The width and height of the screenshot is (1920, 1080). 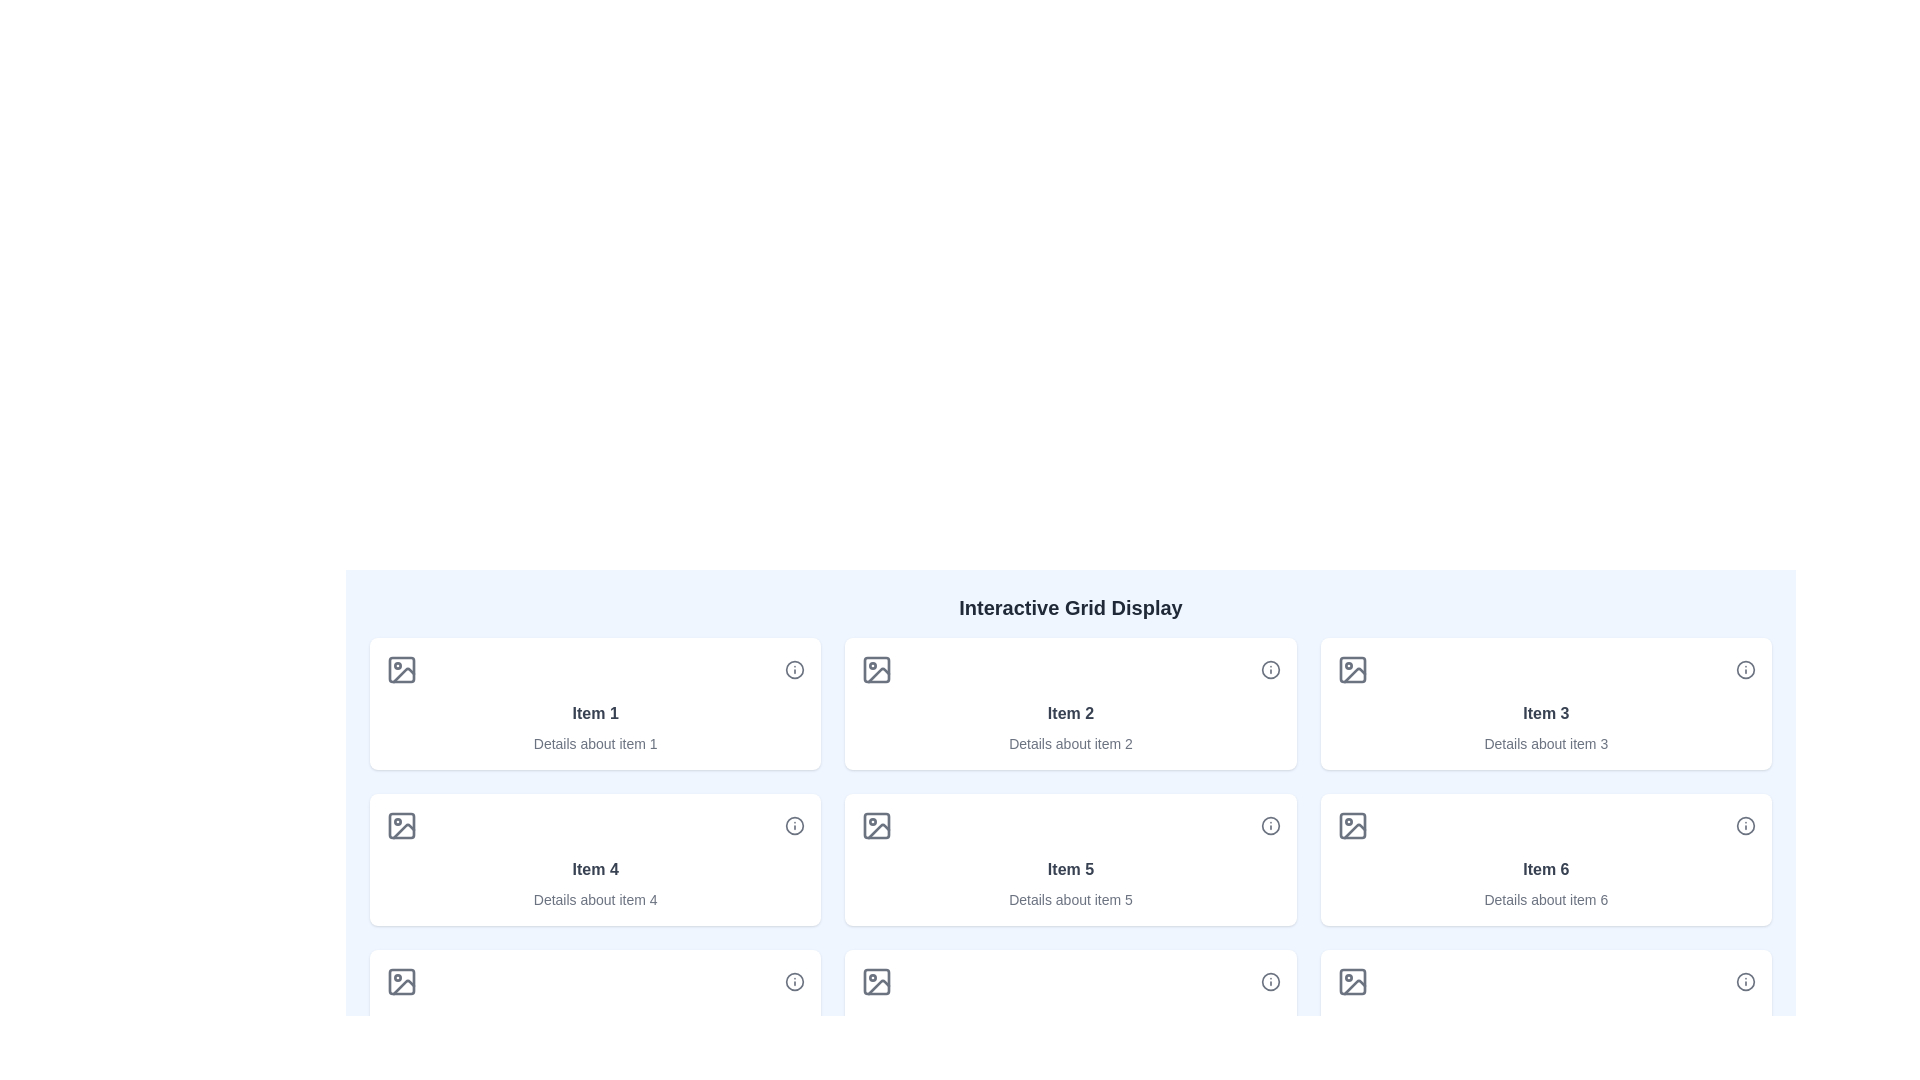 I want to click on the circular visual element within the SVG located in the top-right corner of the card representing 'Item 1', so click(x=794, y=670).